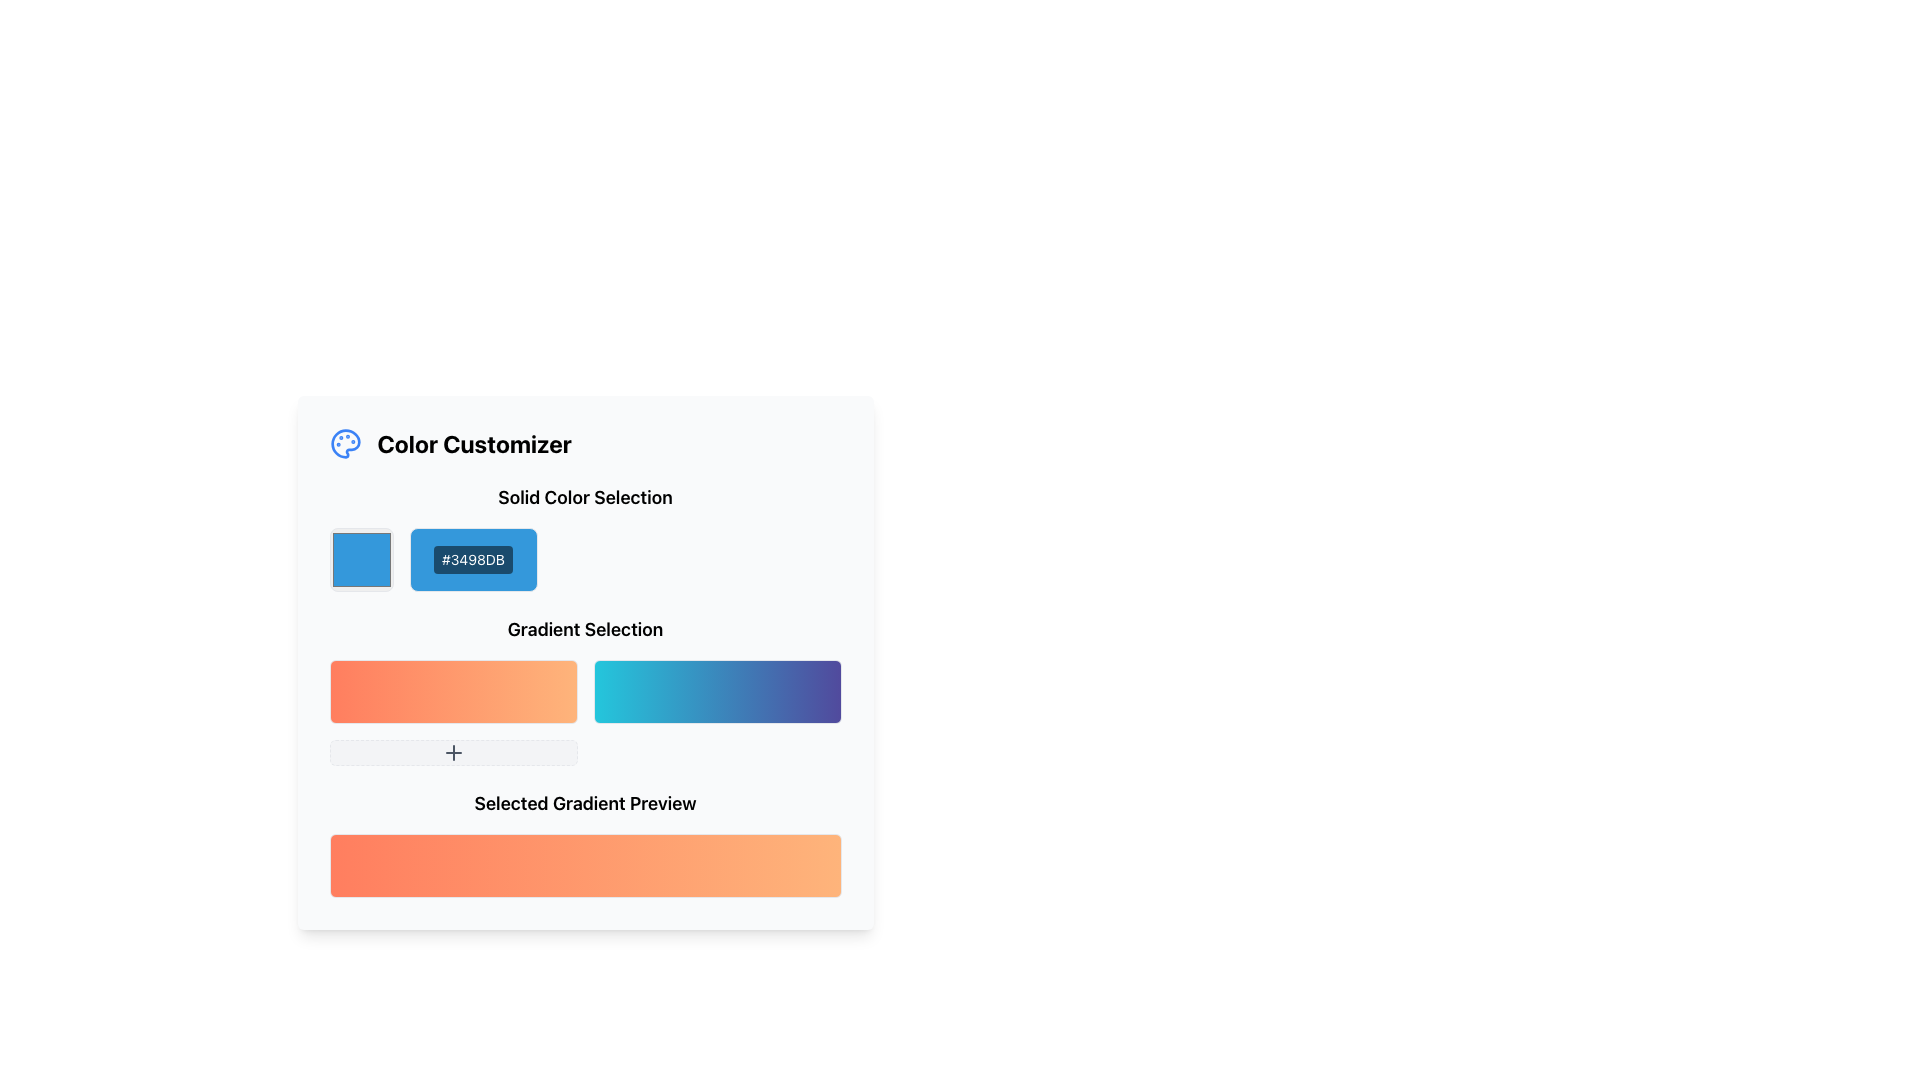 The width and height of the screenshot is (1920, 1080). I want to click on the color code display label, which is the second component in the horizontal group under the 'Solid Color Selection' heading, located immediately to the right of the square color sample swatch, so click(472, 559).